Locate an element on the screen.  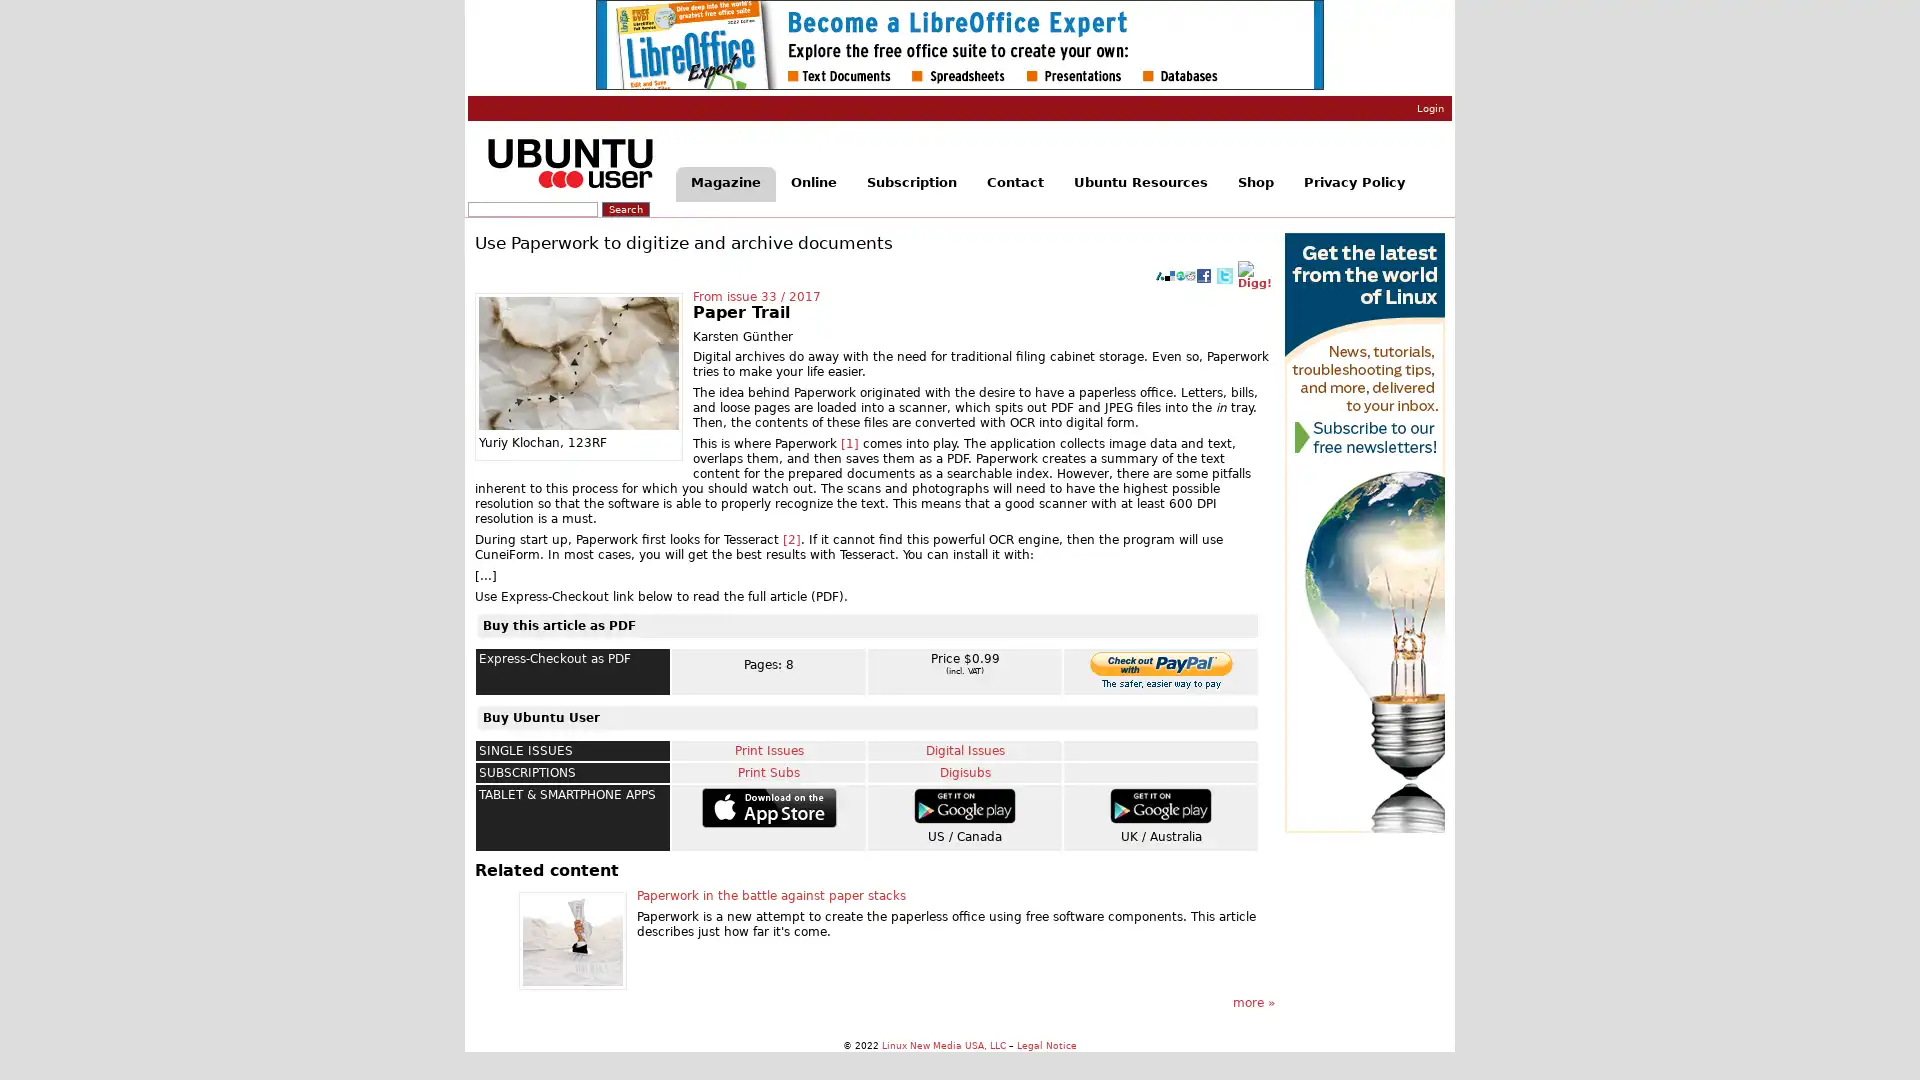
Make payments with PayPal is located at coordinates (1160, 672).